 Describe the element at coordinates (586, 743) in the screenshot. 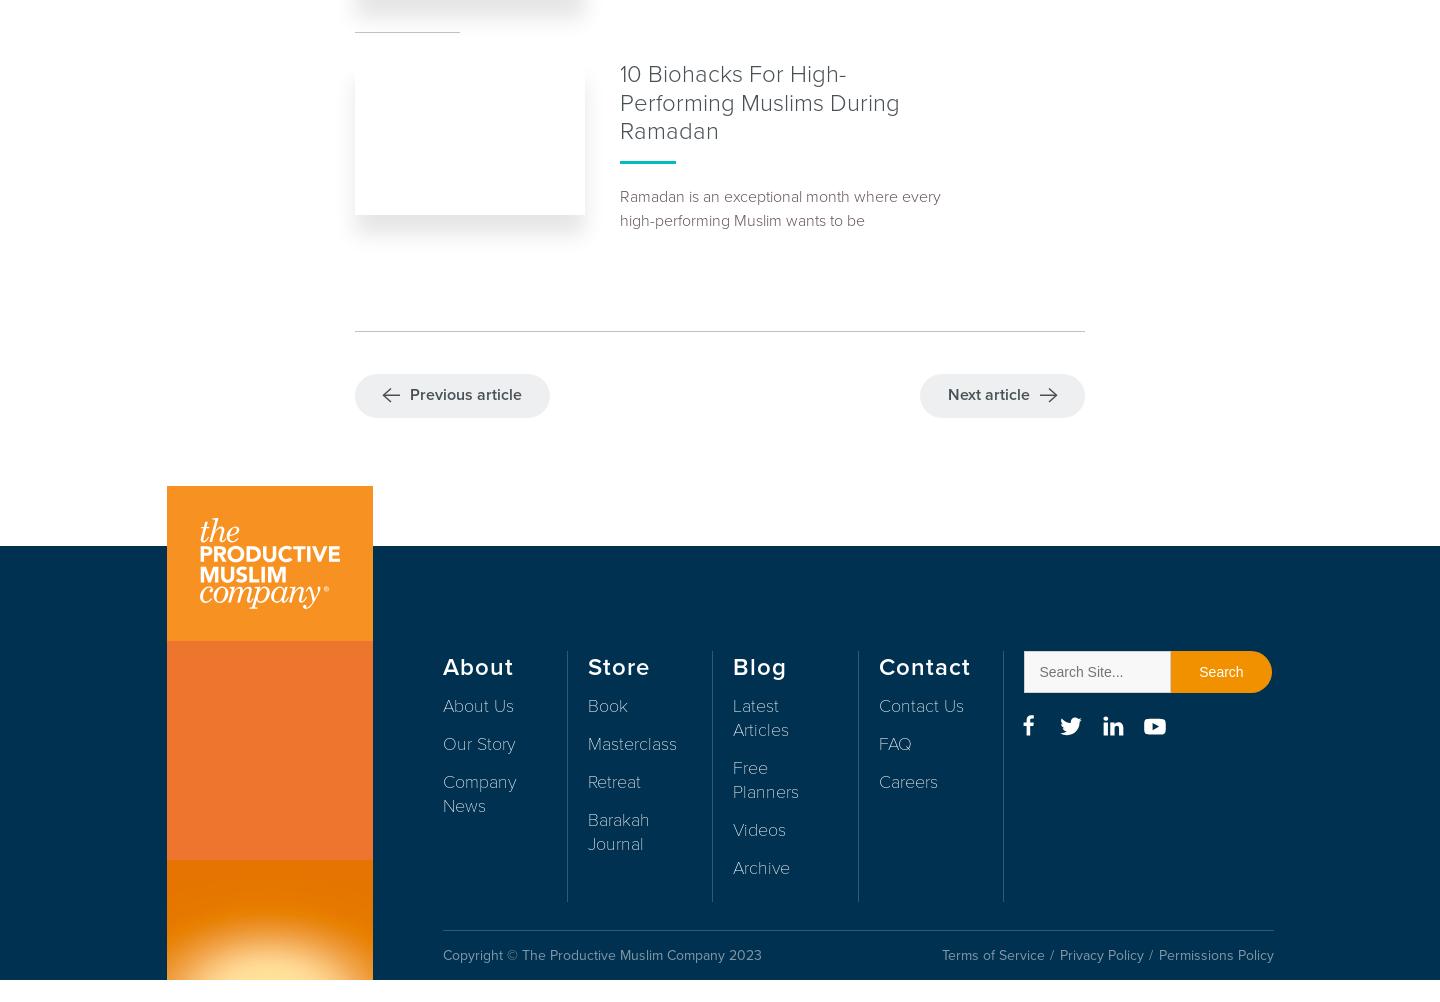

I see `'Masterclass'` at that location.